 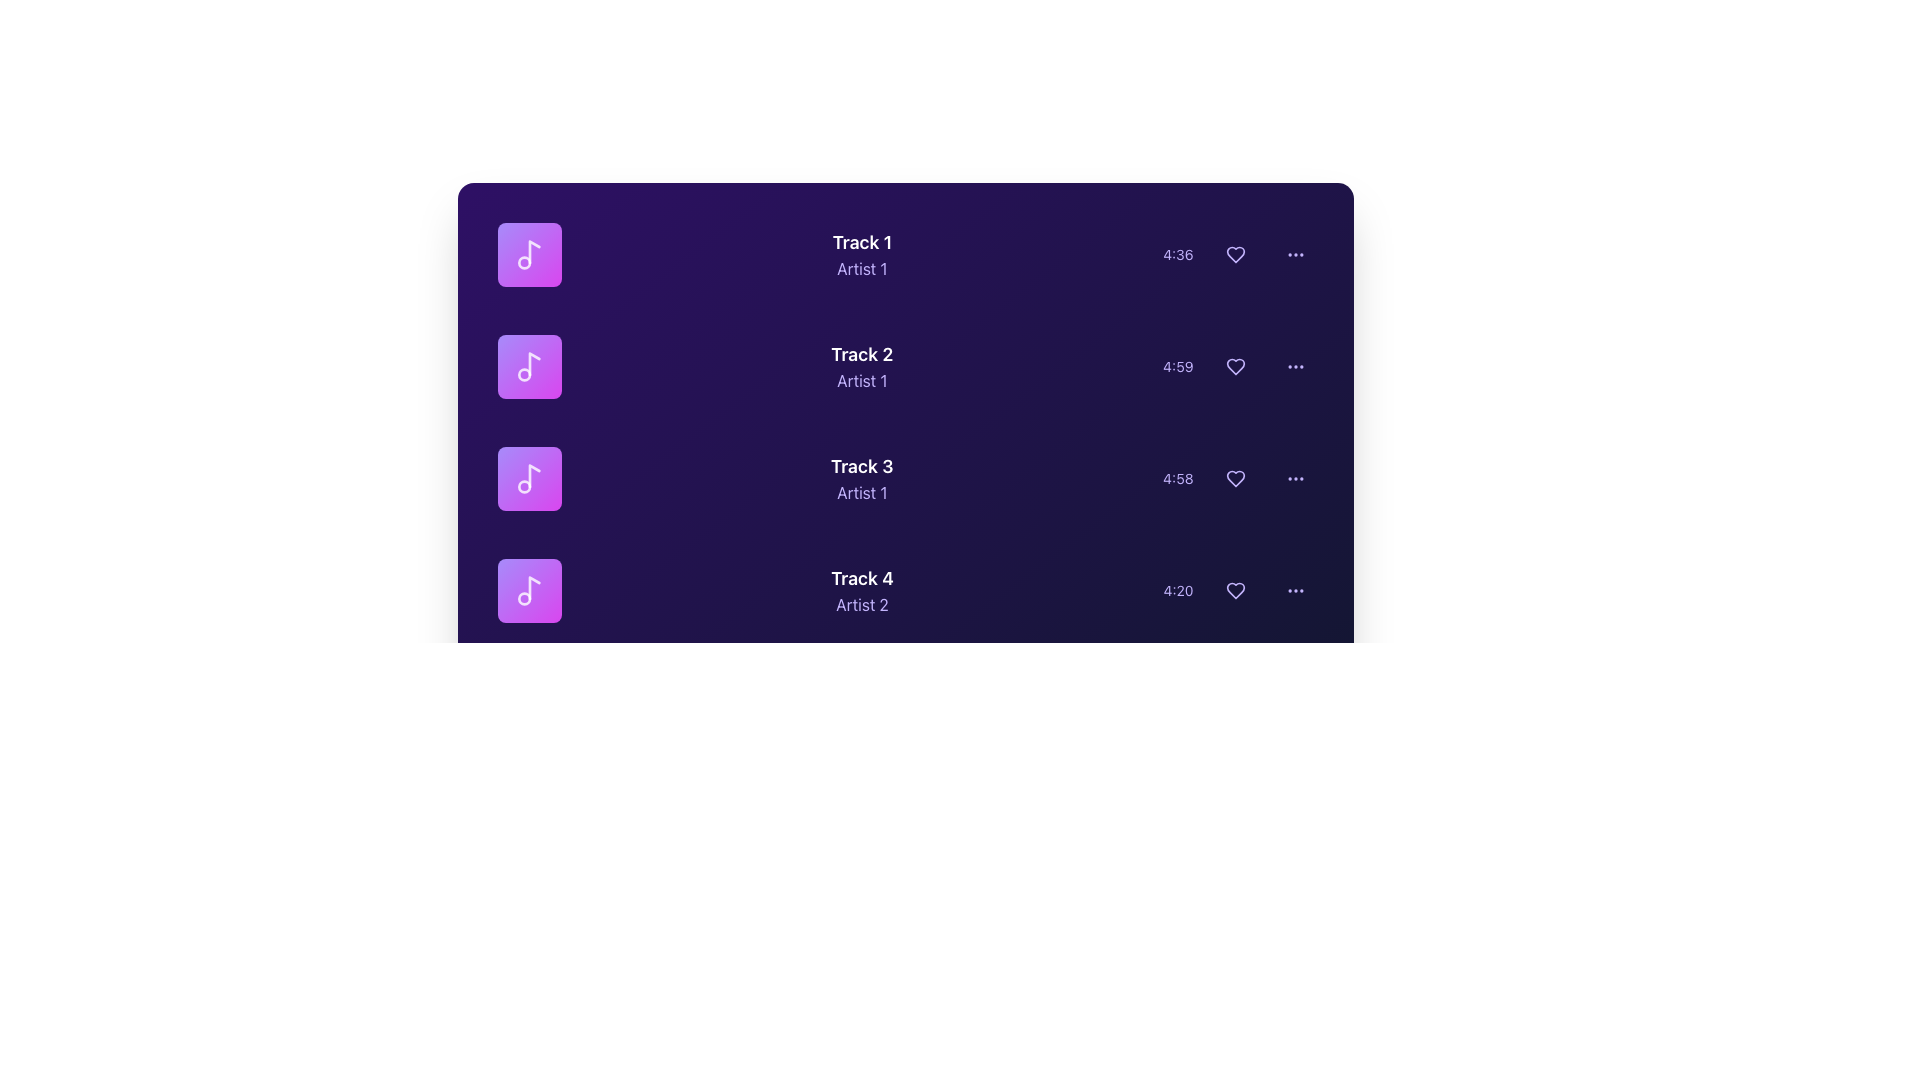 What do you see at coordinates (529, 478) in the screenshot?
I see `the third music note icon with a gradient purple background` at bounding box center [529, 478].